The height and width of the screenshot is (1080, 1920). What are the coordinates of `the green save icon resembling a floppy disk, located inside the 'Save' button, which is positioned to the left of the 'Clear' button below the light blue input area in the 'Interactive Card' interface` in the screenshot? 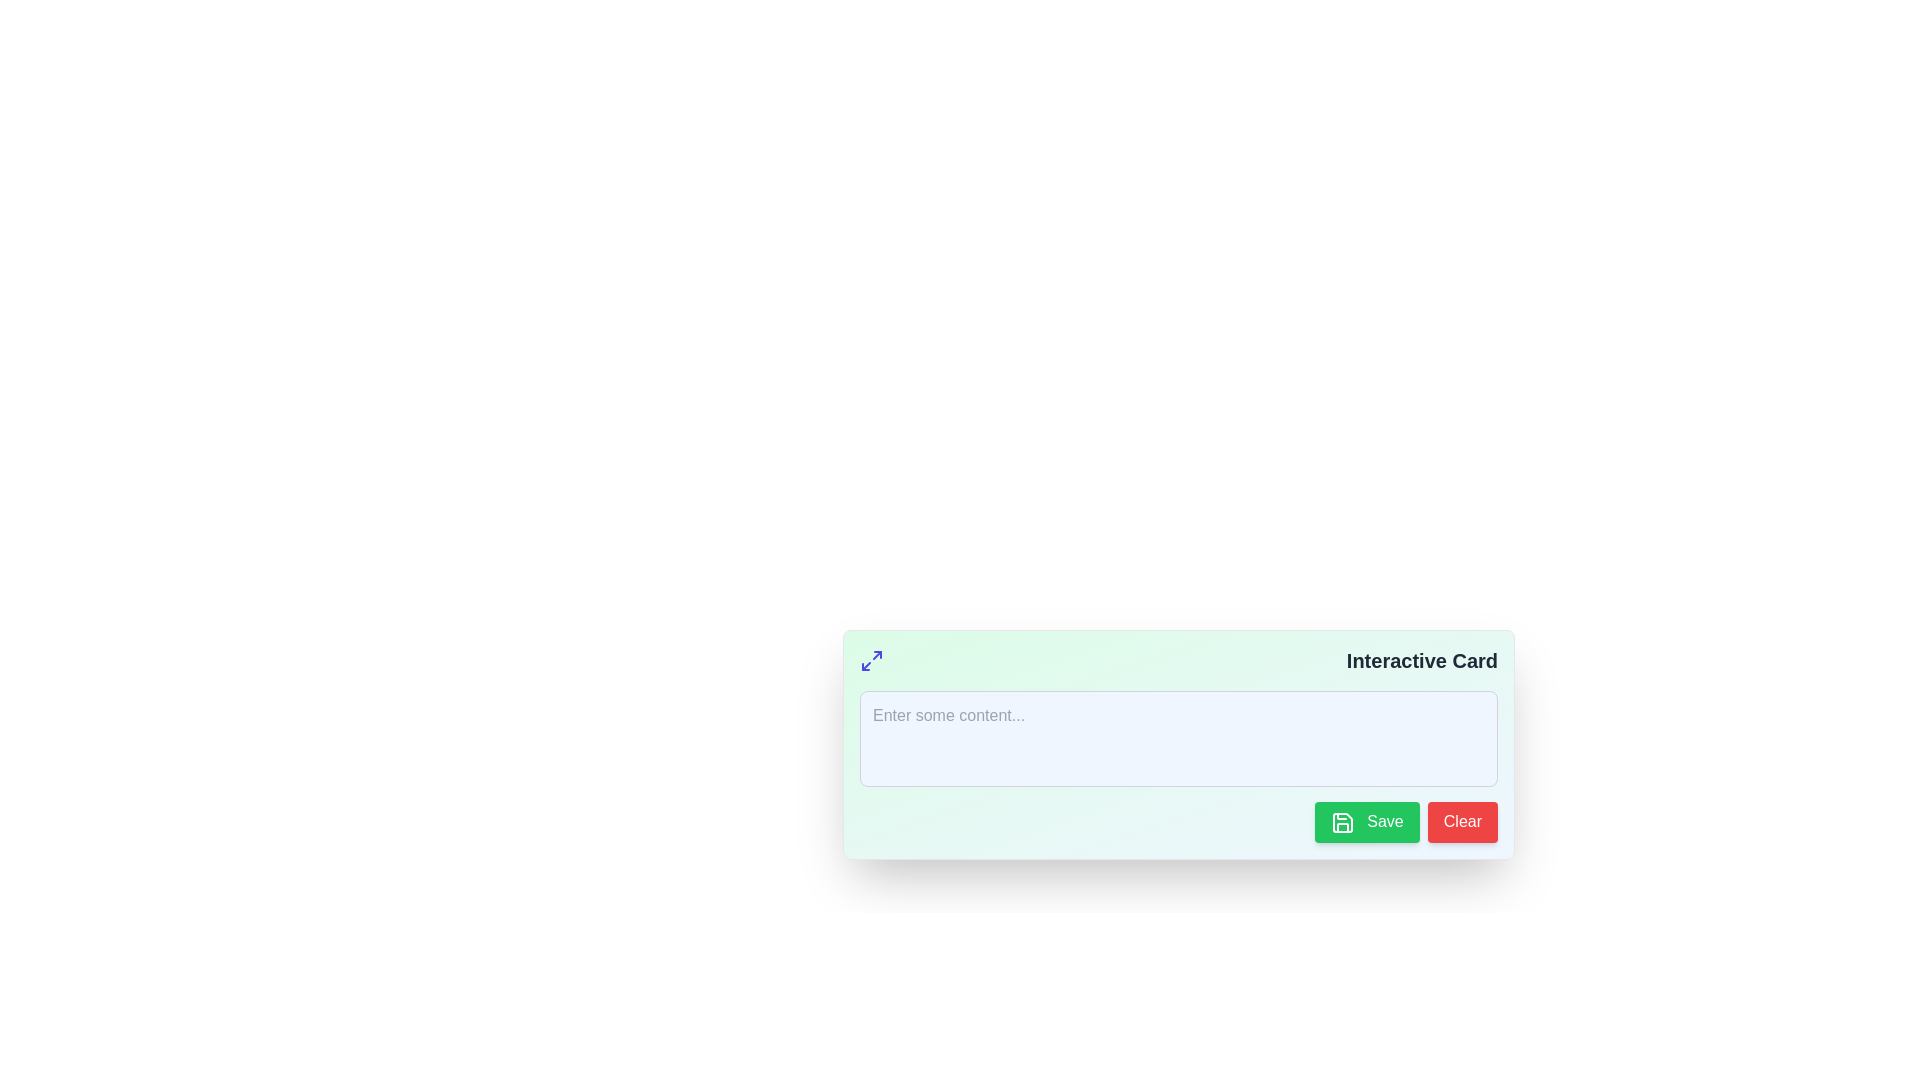 It's located at (1342, 822).